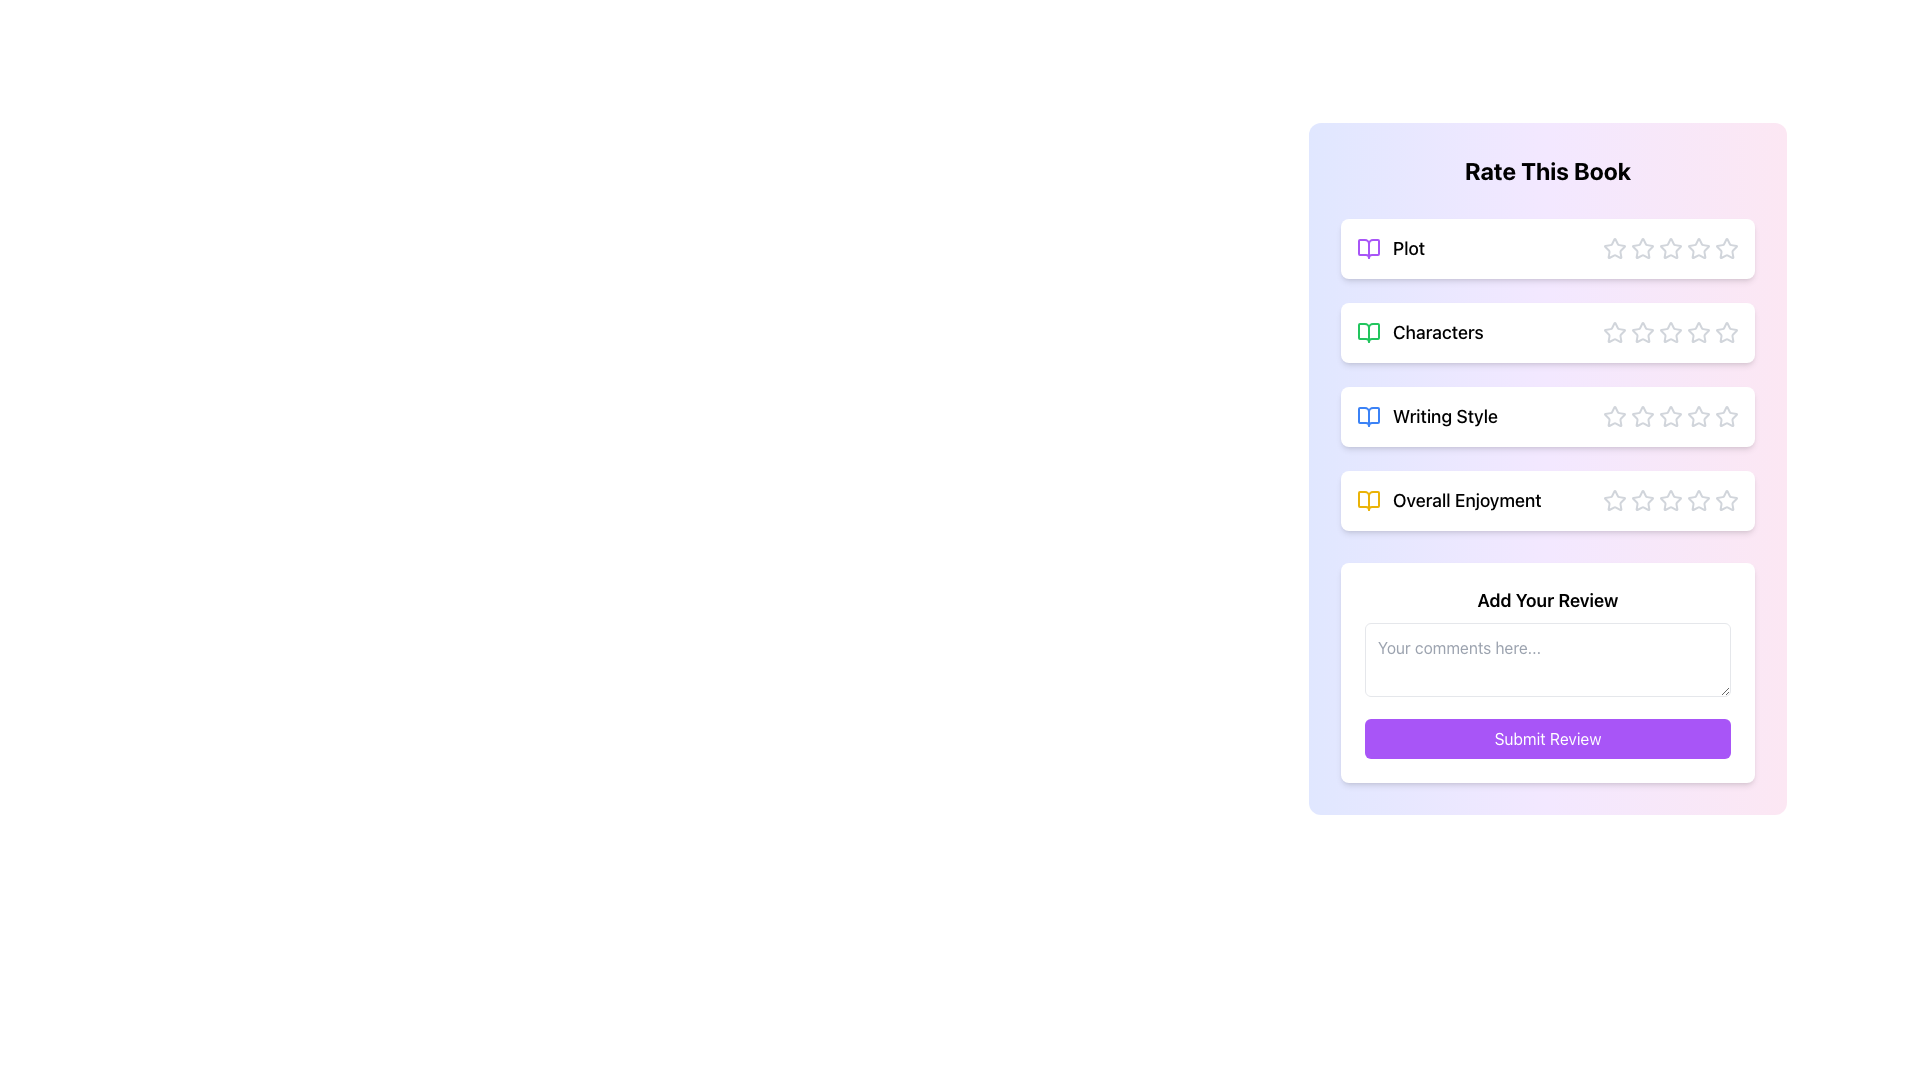 This screenshot has height=1080, width=1920. What do you see at coordinates (1367, 331) in the screenshot?
I see `the 'Characters' category icon in the 'Rate This Book' section, which serves as a visual indicator for the category` at bounding box center [1367, 331].